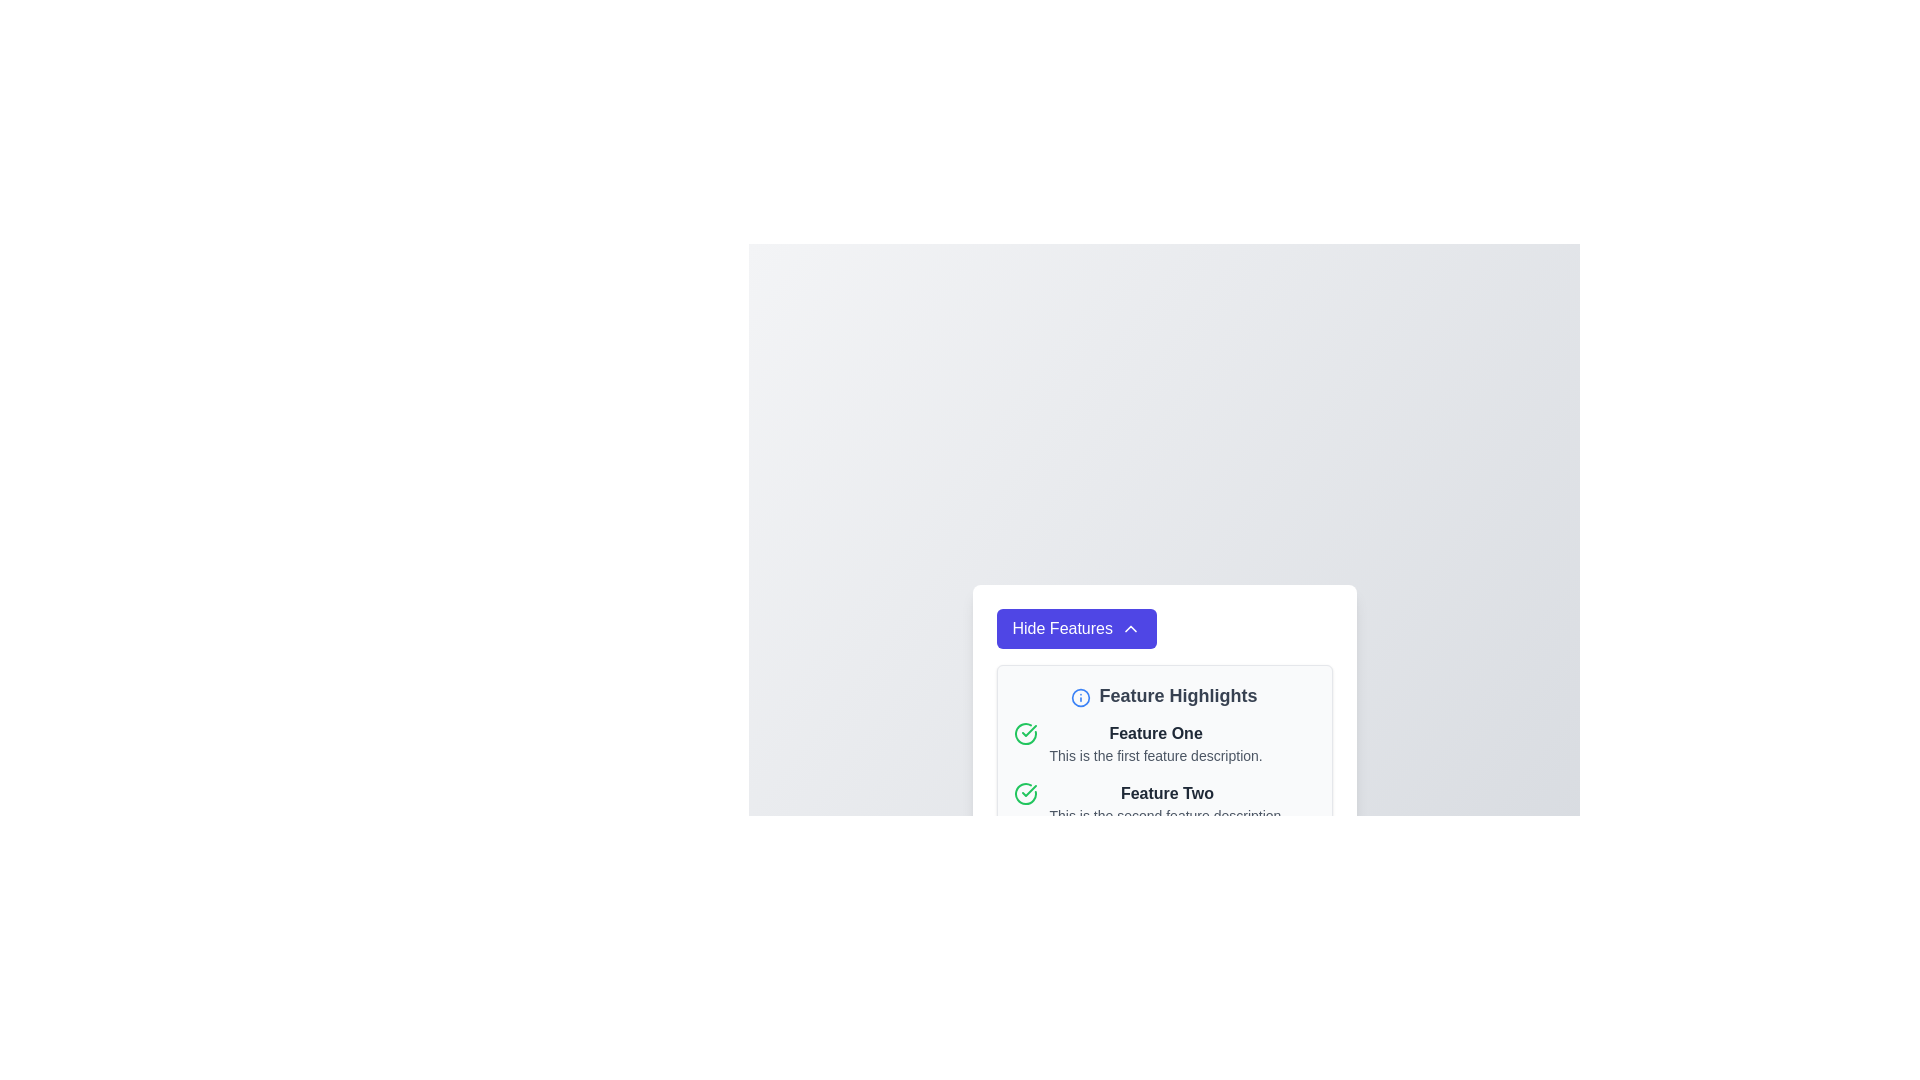  Describe the element at coordinates (1080, 696) in the screenshot. I see `the blue circular outline SVG element located to the left of the 'Feature Highlights' heading in the features section of the card` at that location.